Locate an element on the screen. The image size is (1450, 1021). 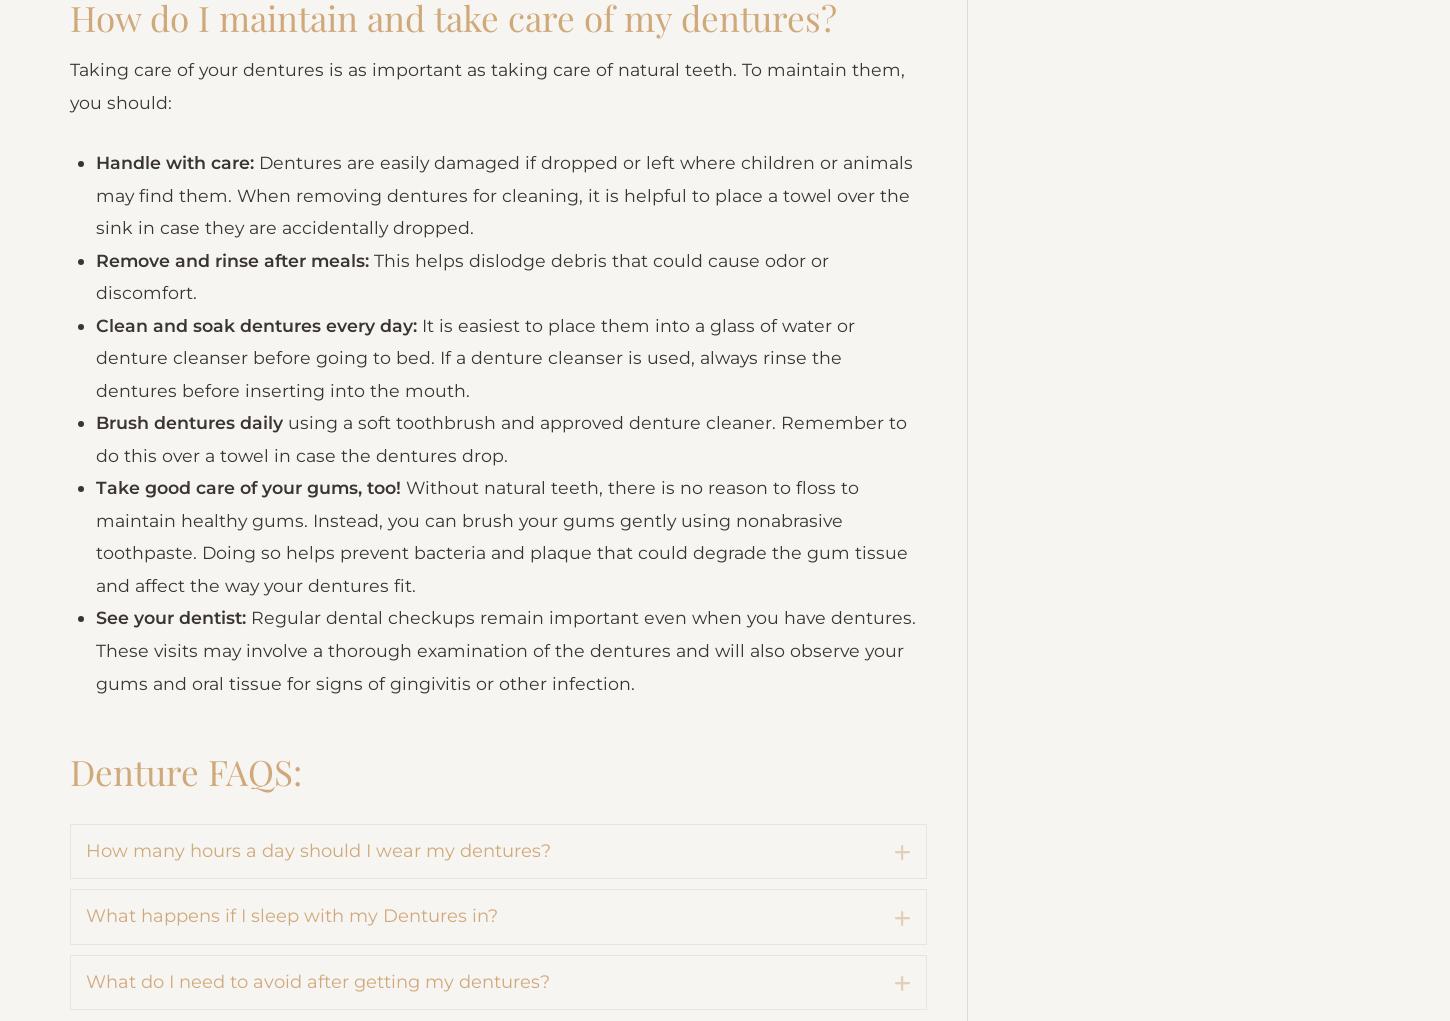
'Dentures are easily damaged if dropped or left where children or animals may find them. When removing dentures for cleaning, it is helpful to place a towel over the sink in case they are accidentally dropped.' is located at coordinates (97, 309).